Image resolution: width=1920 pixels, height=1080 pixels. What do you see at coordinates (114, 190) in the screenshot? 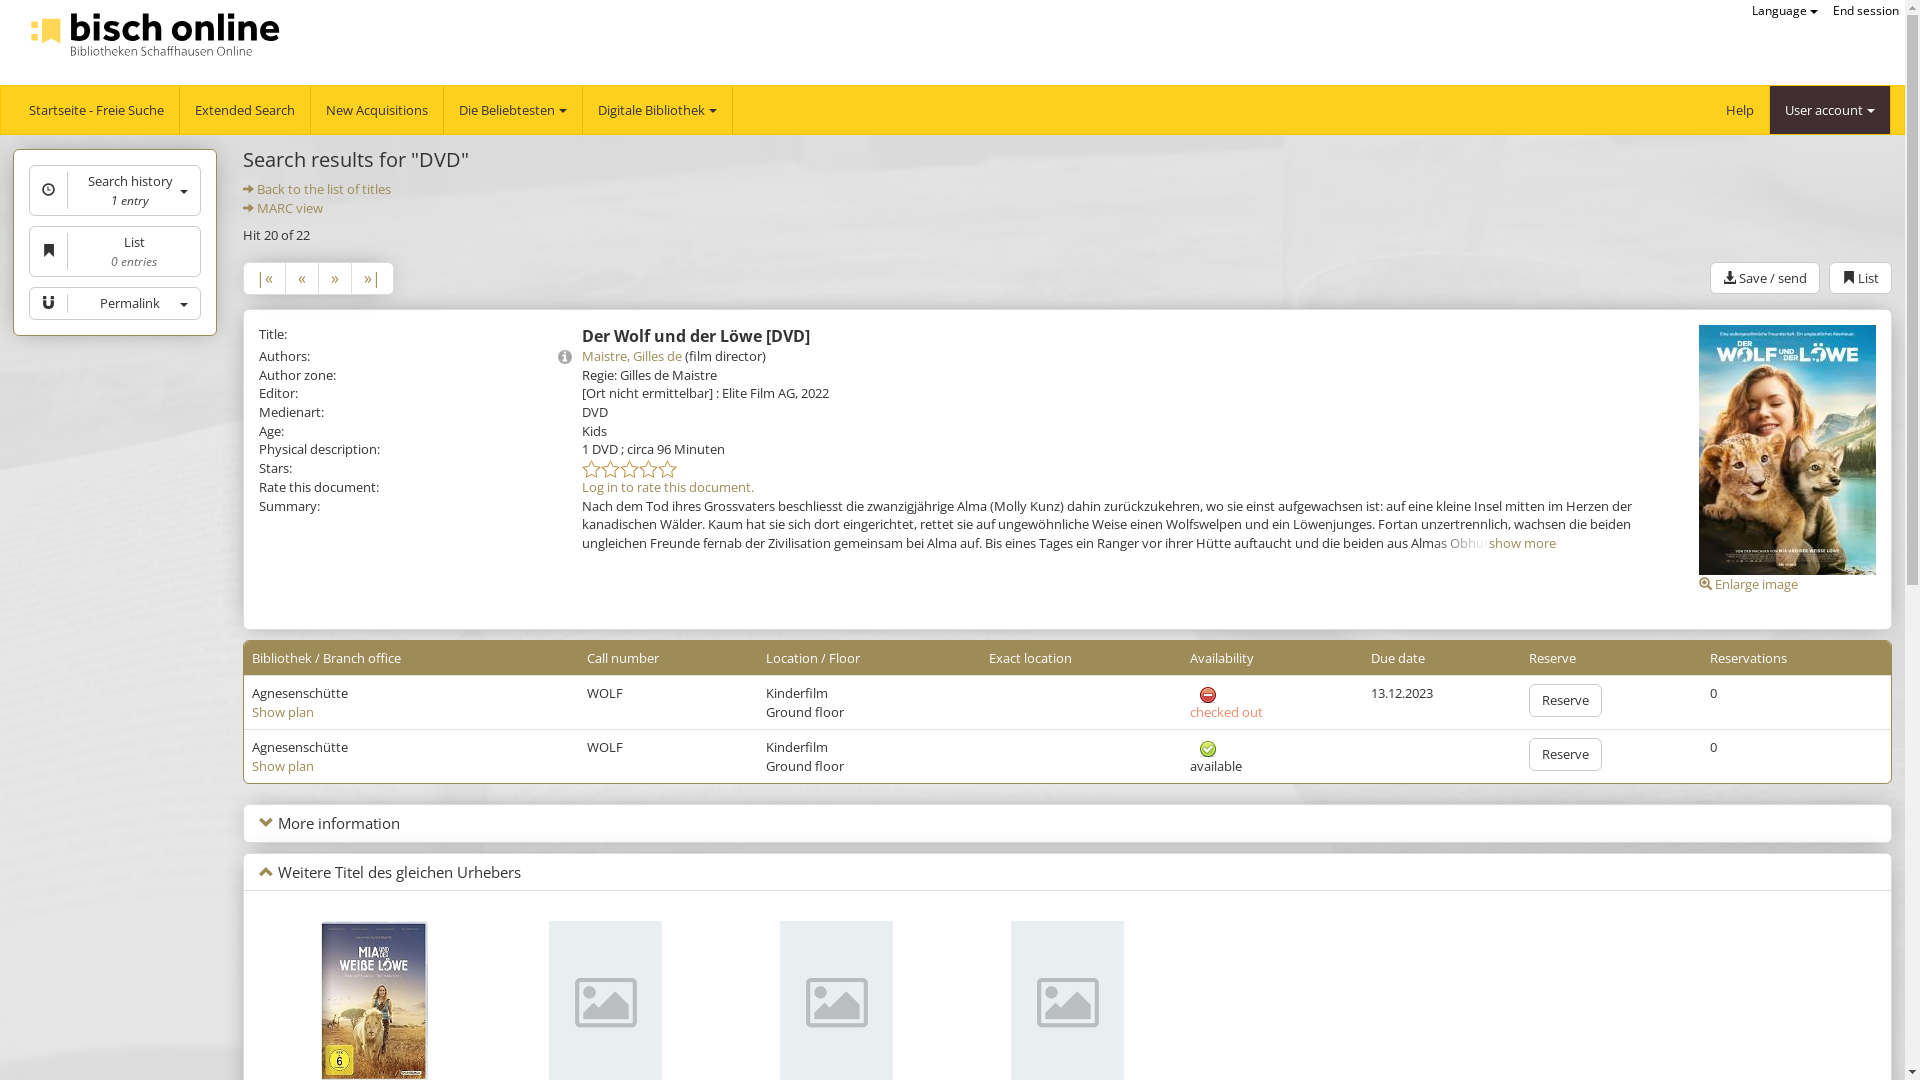
I see `'Search history` at bounding box center [114, 190].